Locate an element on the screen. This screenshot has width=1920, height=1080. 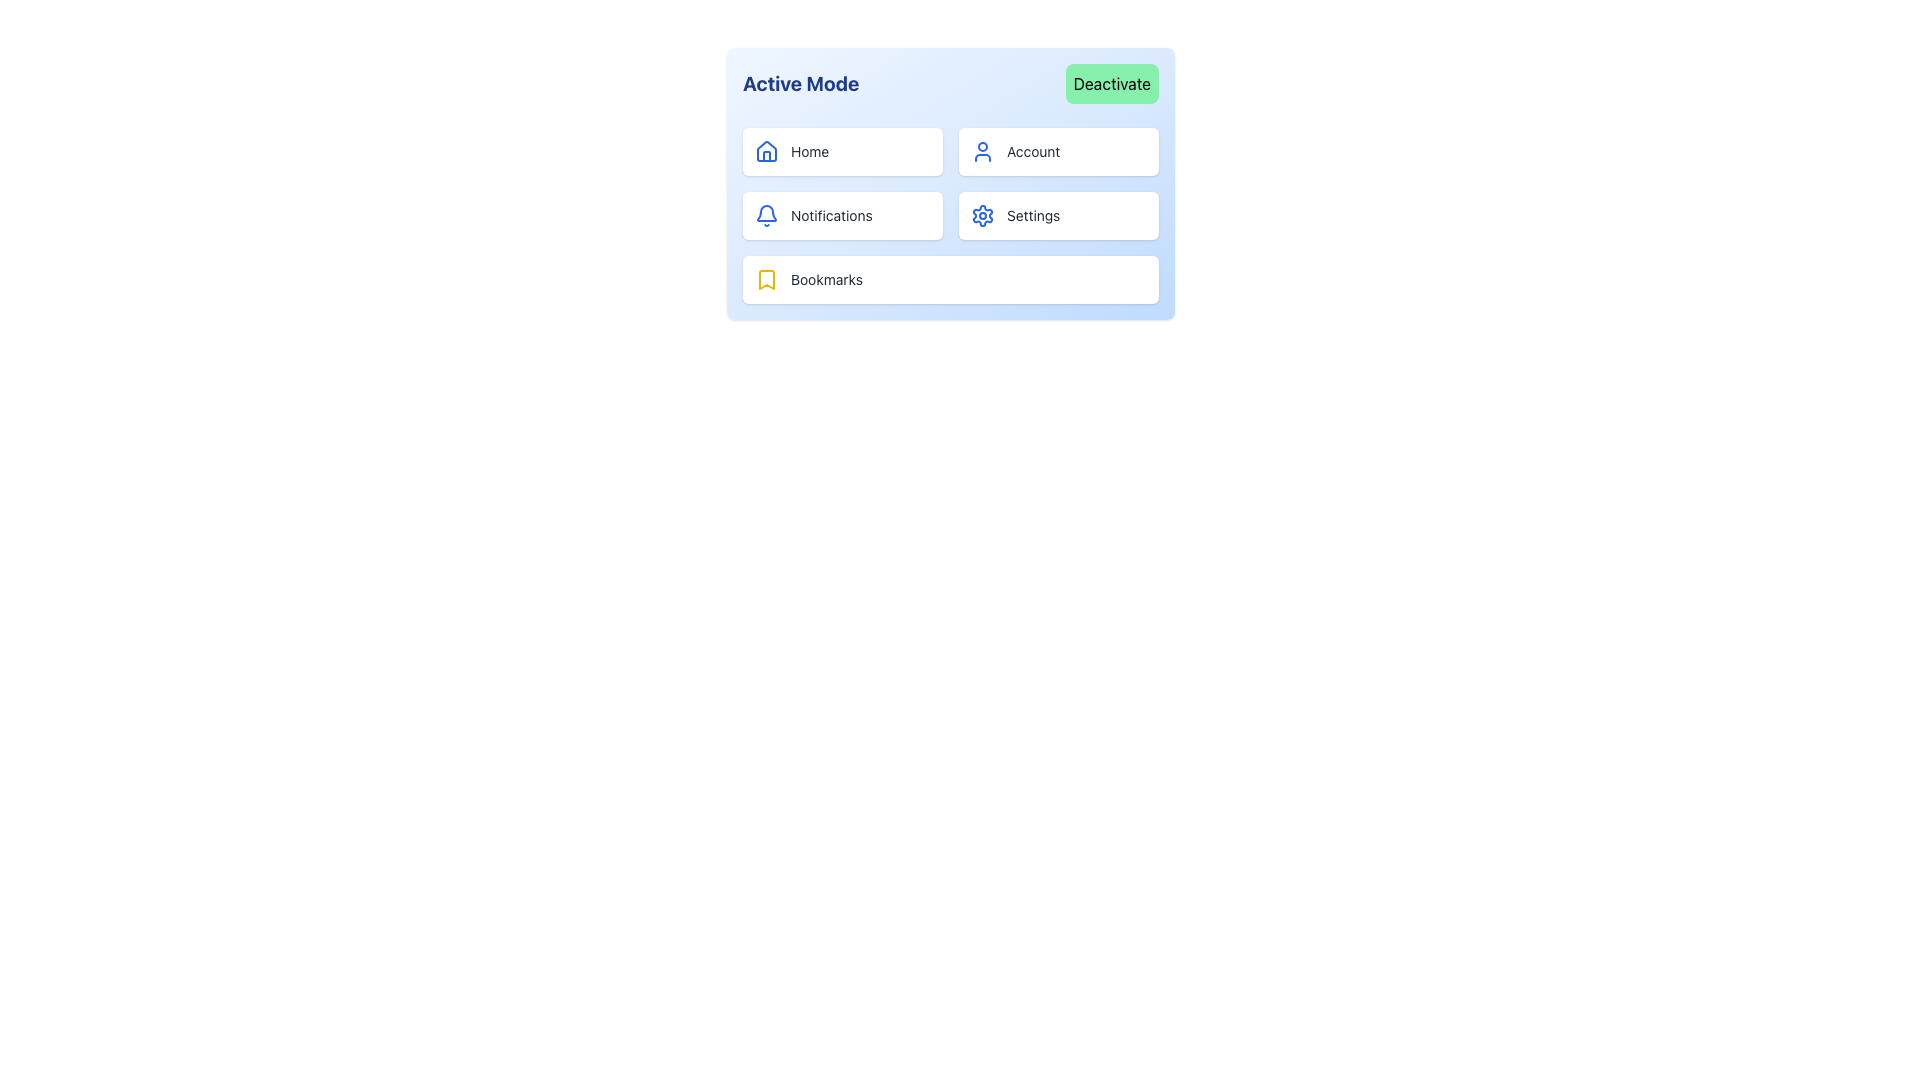
the navigational button located at the lower section of the grid layout, which is below the 'Notifications' and 'Settings' buttons is located at coordinates (949, 280).